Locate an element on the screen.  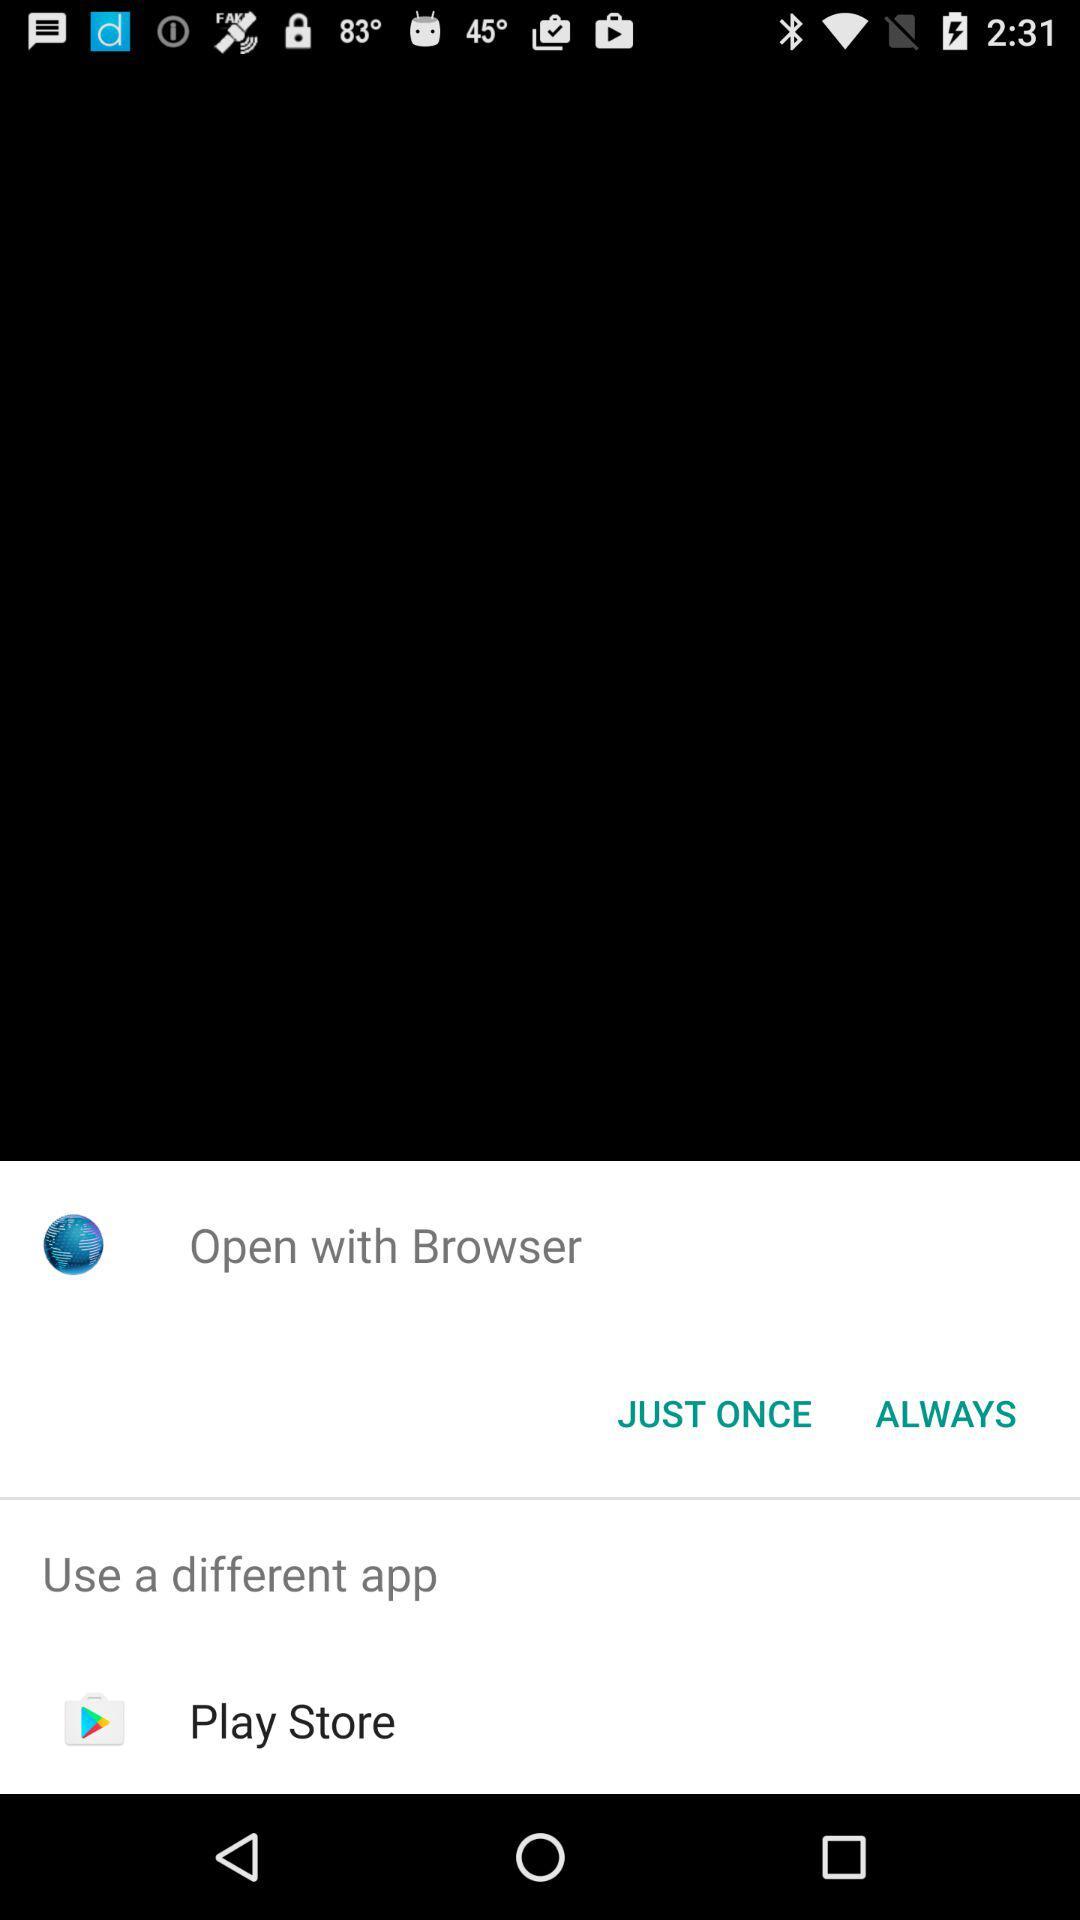
app above play store item is located at coordinates (540, 1572).